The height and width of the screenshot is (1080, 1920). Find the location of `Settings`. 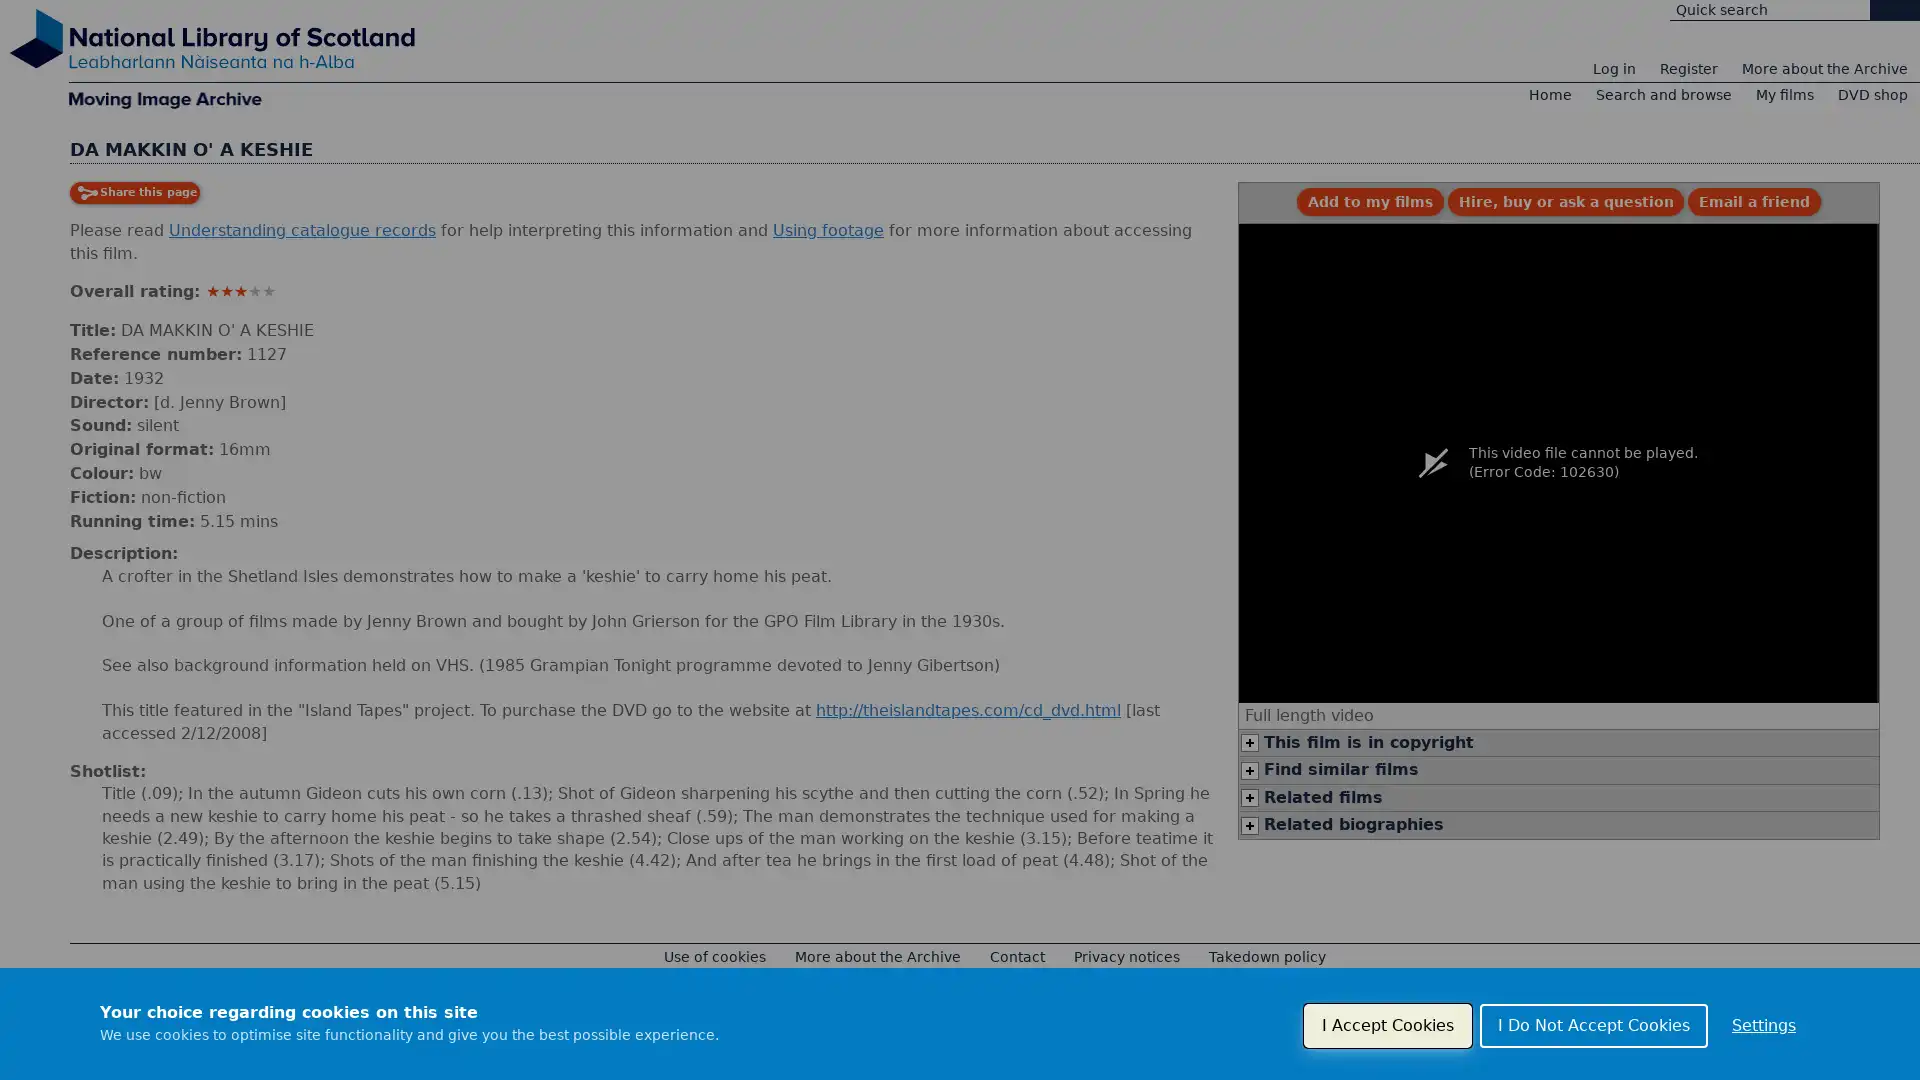

Settings is located at coordinates (1763, 1026).